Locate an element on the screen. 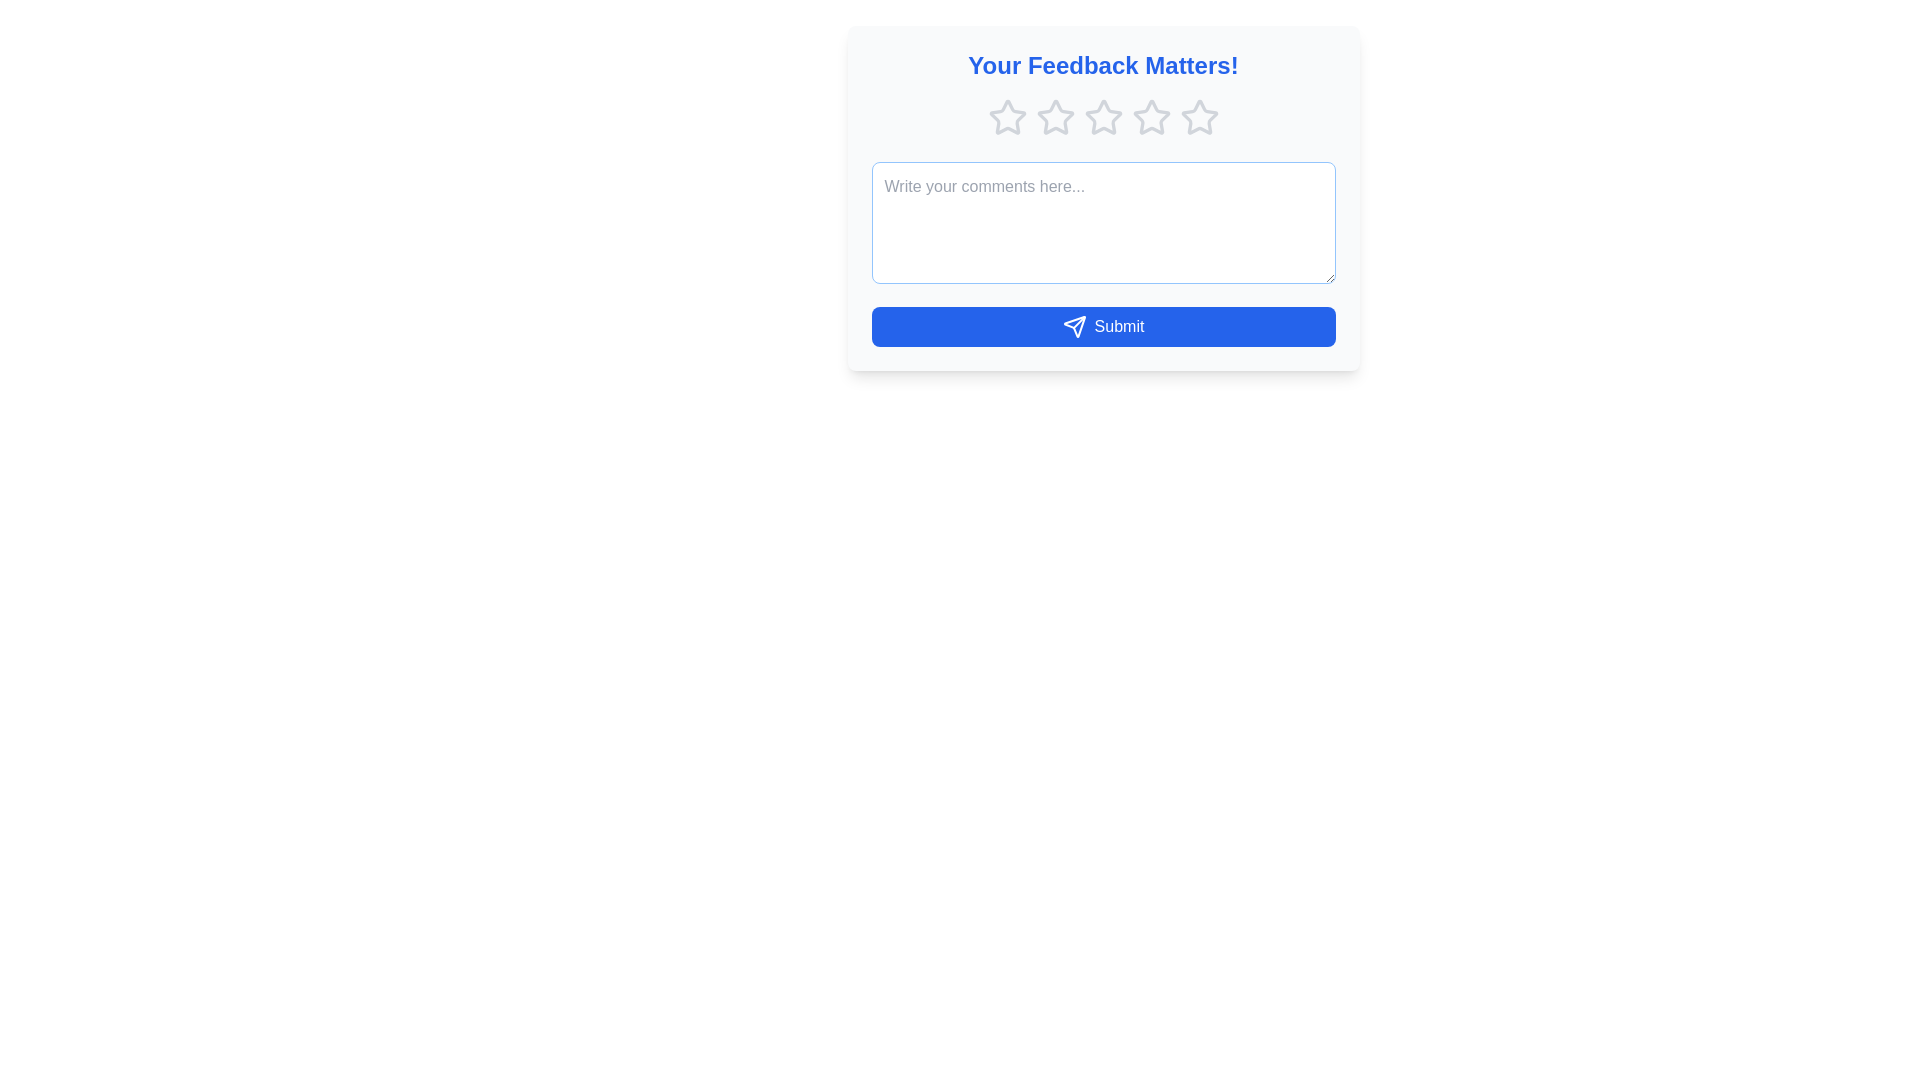 The width and height of the screenshot is (1920, 1080). the fifth star icon in the rating row is located at coordinates (1199, 116).